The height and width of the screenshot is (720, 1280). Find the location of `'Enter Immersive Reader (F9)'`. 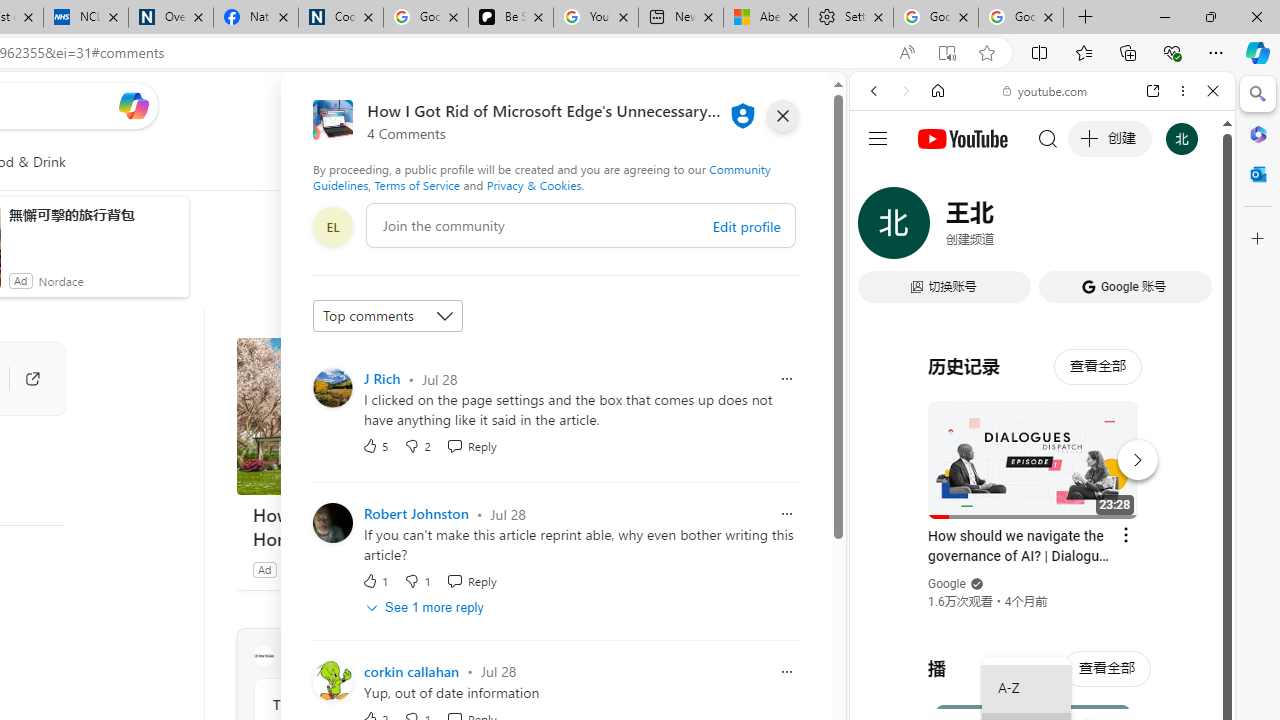

'Enter Immersive Reader (F9)' is located at coordinates (945, 52).